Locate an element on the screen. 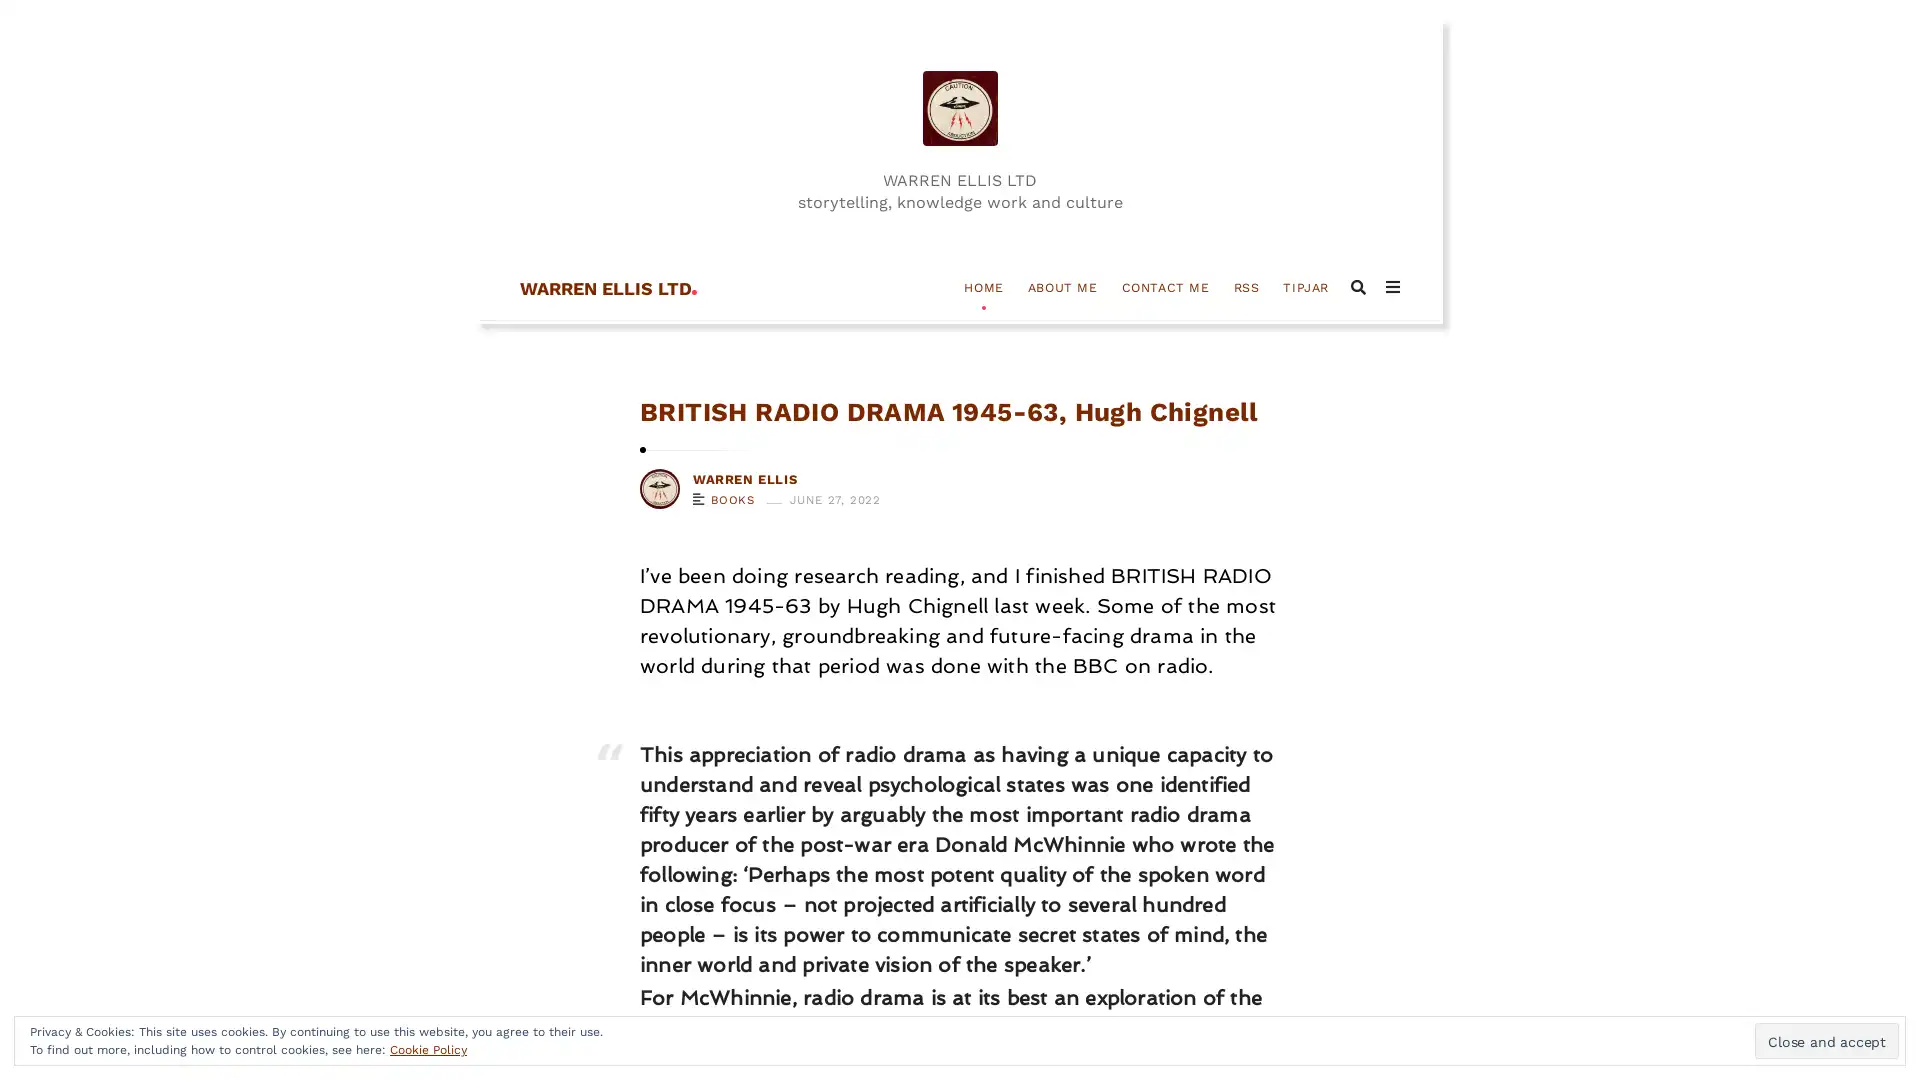 This screenshot has width=1920, height=1080. Close and accept is located at coordinates (1827, 1040).